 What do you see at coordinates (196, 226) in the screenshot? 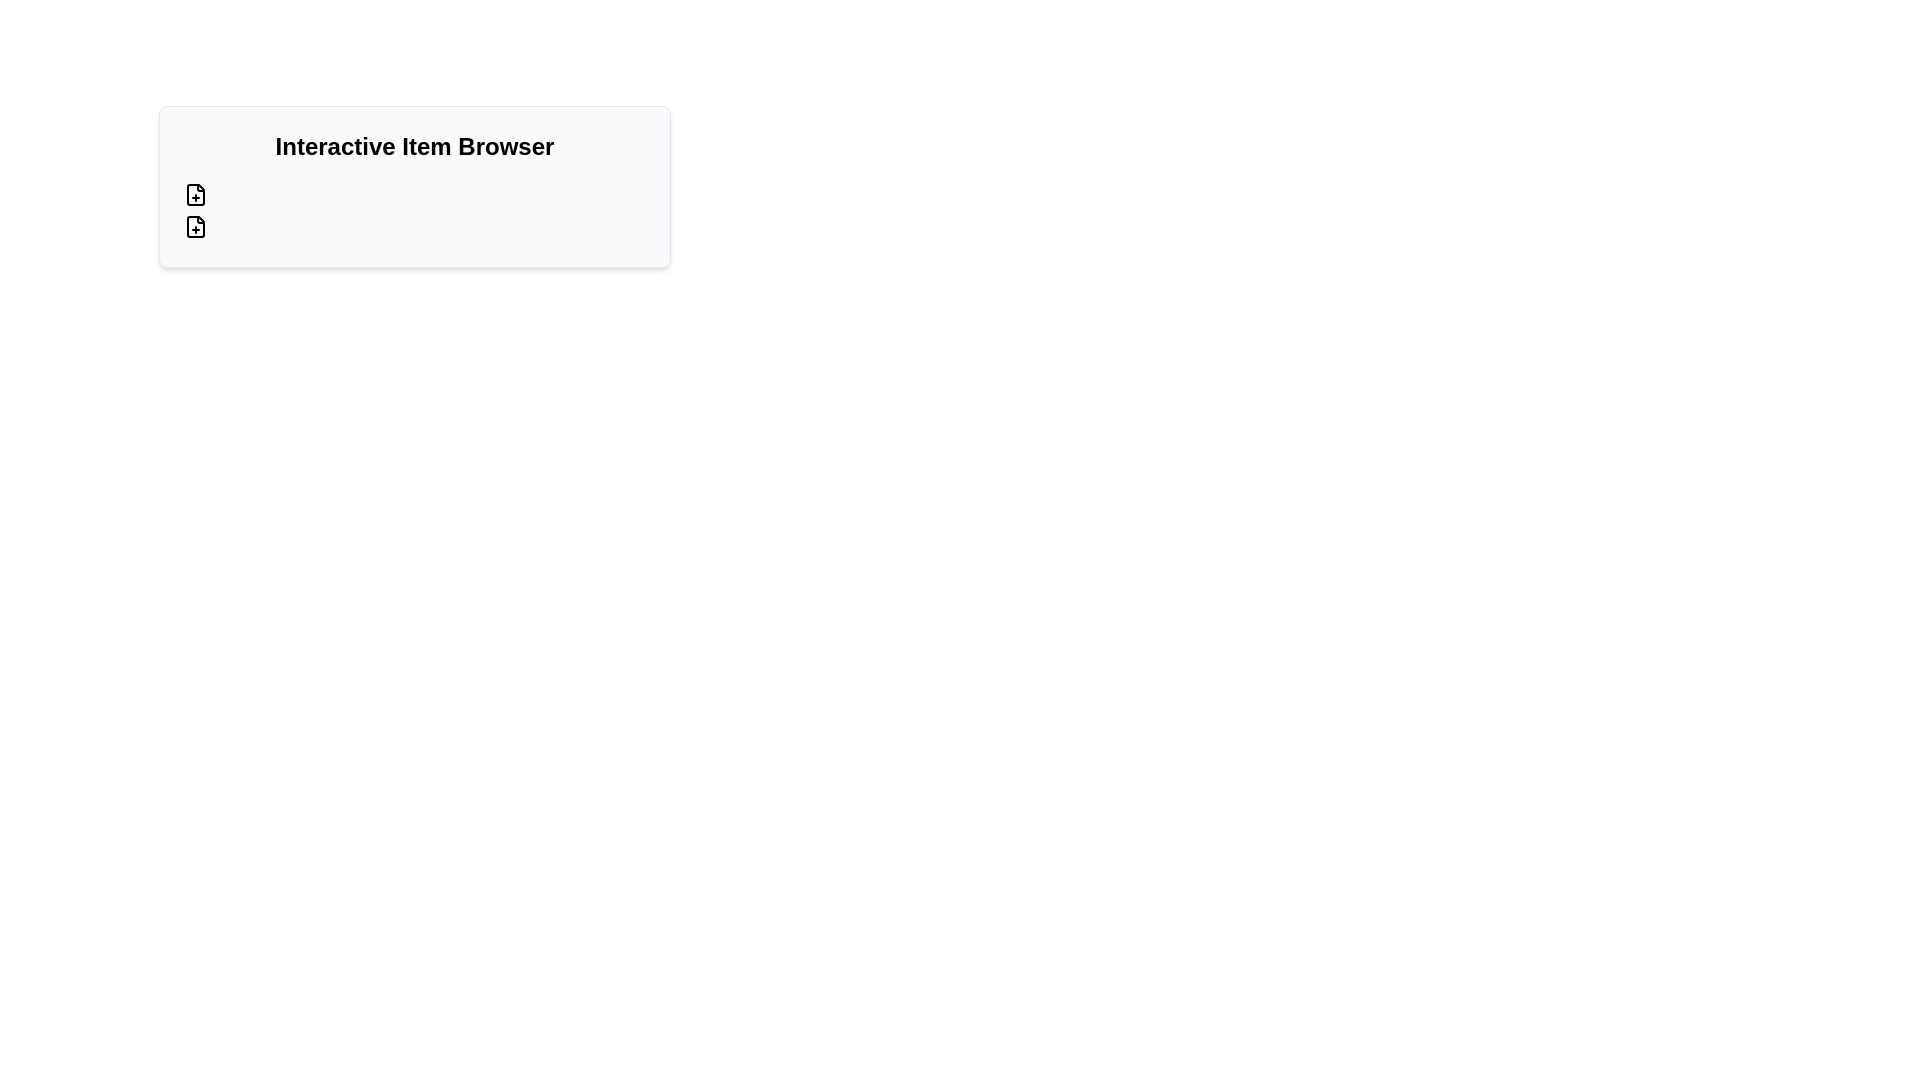
I see `the first icon in the Interactive Item Browser` at bounding box center [196, 226].